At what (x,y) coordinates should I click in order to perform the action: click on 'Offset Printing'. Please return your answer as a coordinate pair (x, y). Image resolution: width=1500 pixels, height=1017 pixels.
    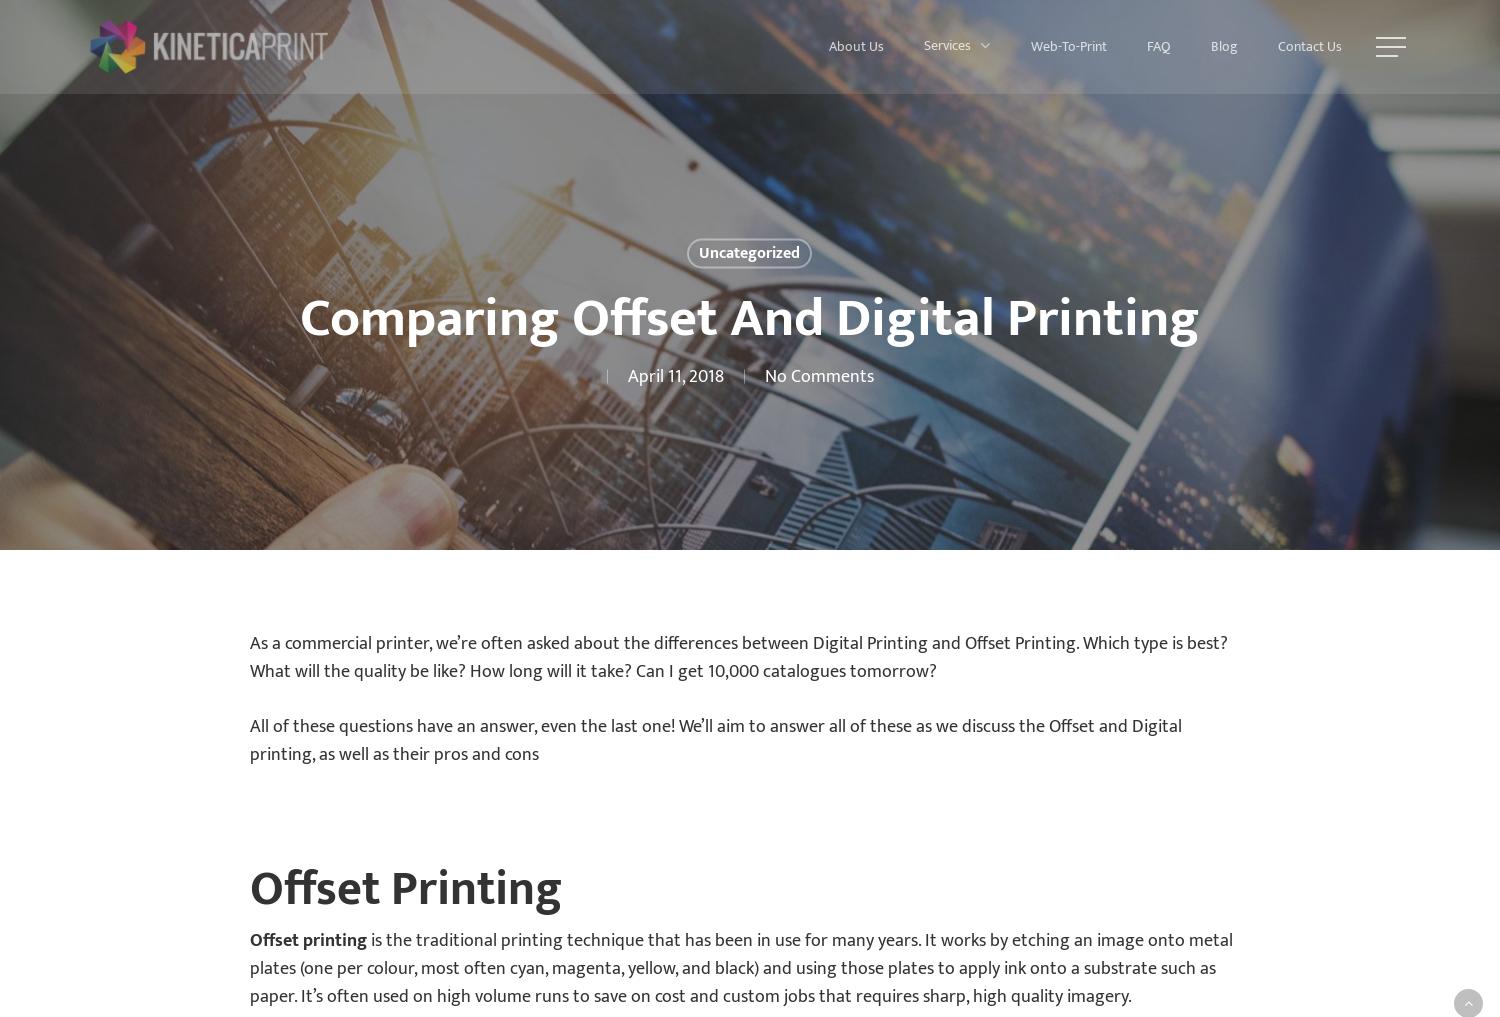
    Looking at the image, I should click on (406, 889).